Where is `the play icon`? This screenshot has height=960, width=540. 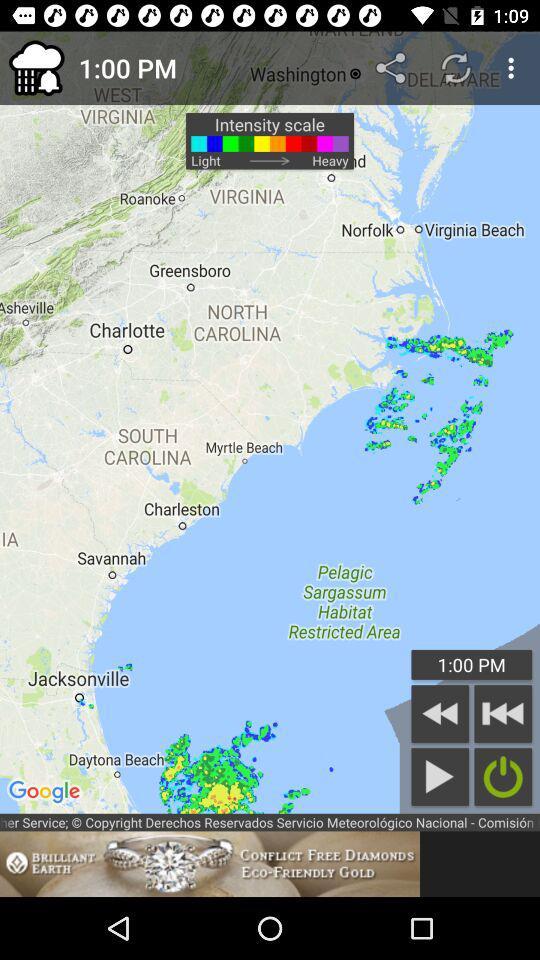
the play icon is located at coordinates (440, 776).